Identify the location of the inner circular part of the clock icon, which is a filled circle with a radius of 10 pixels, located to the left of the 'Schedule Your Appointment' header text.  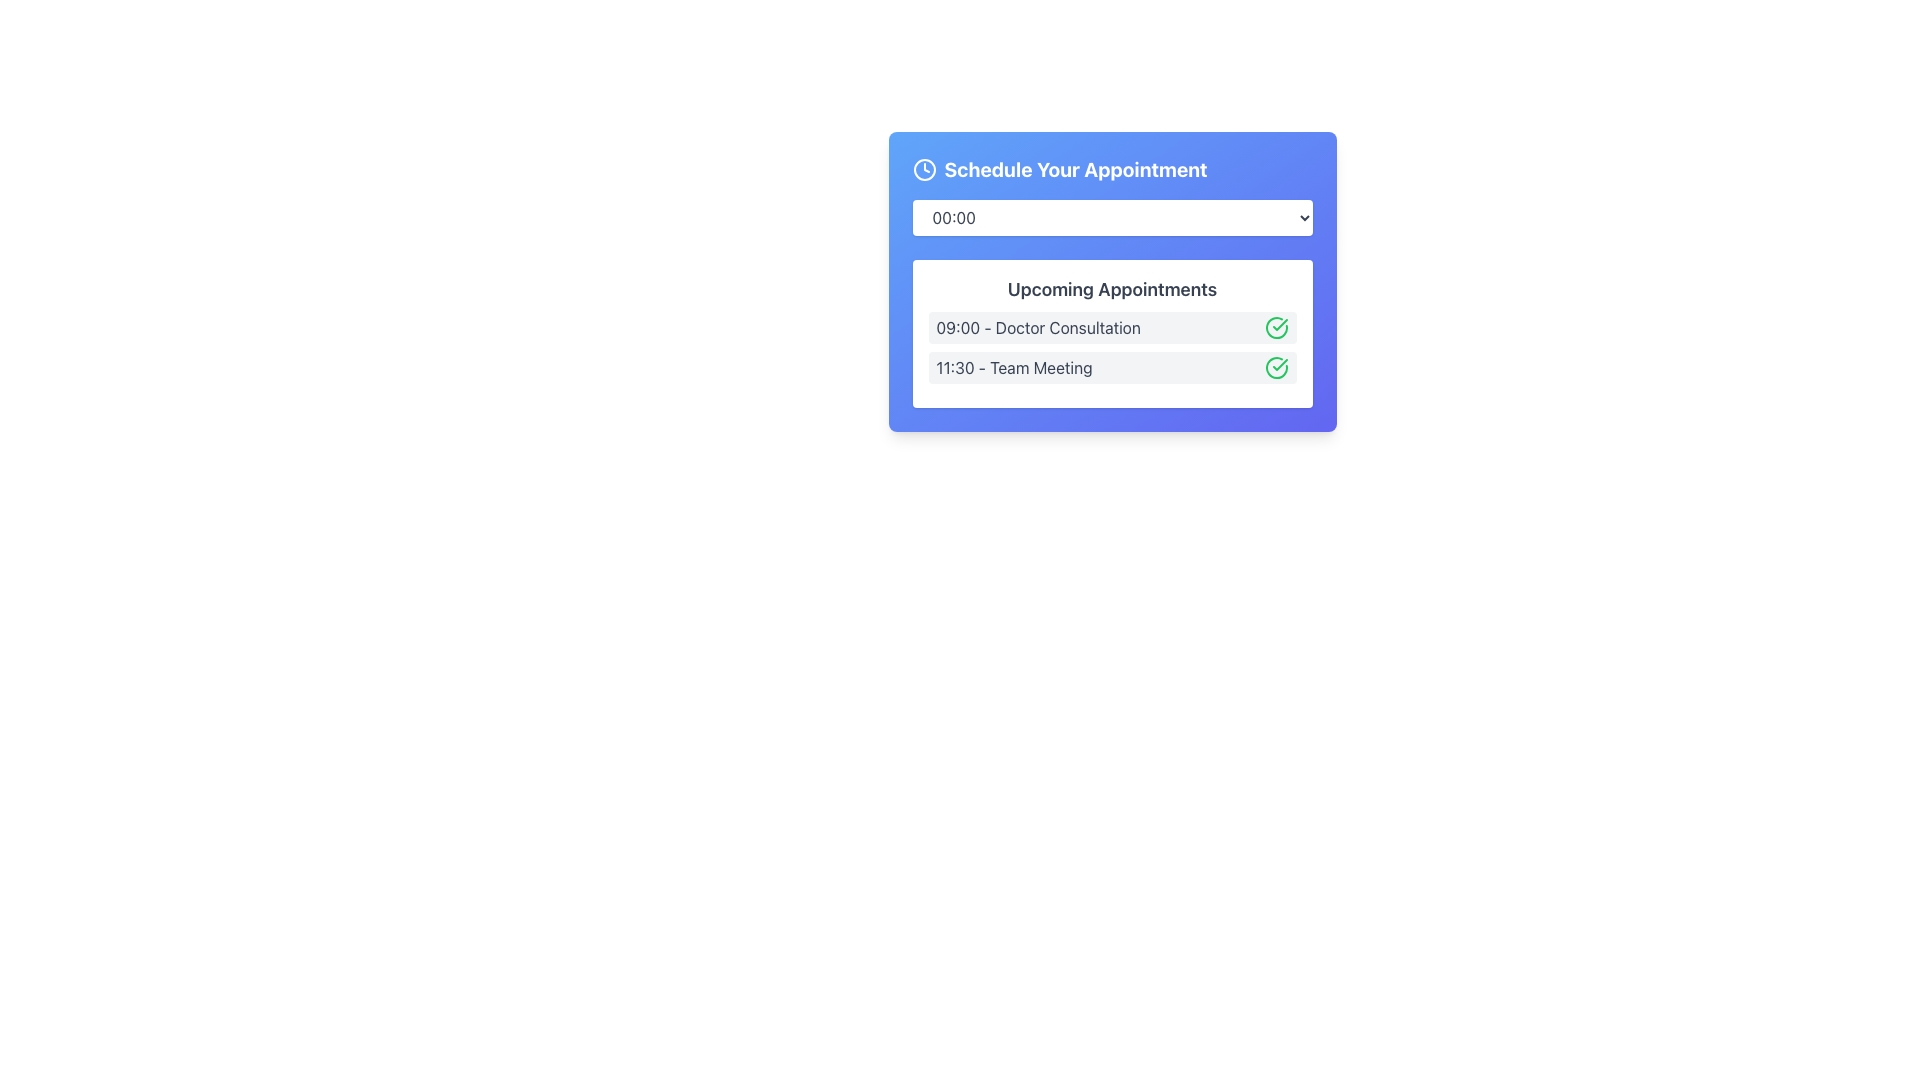
(923, 168).